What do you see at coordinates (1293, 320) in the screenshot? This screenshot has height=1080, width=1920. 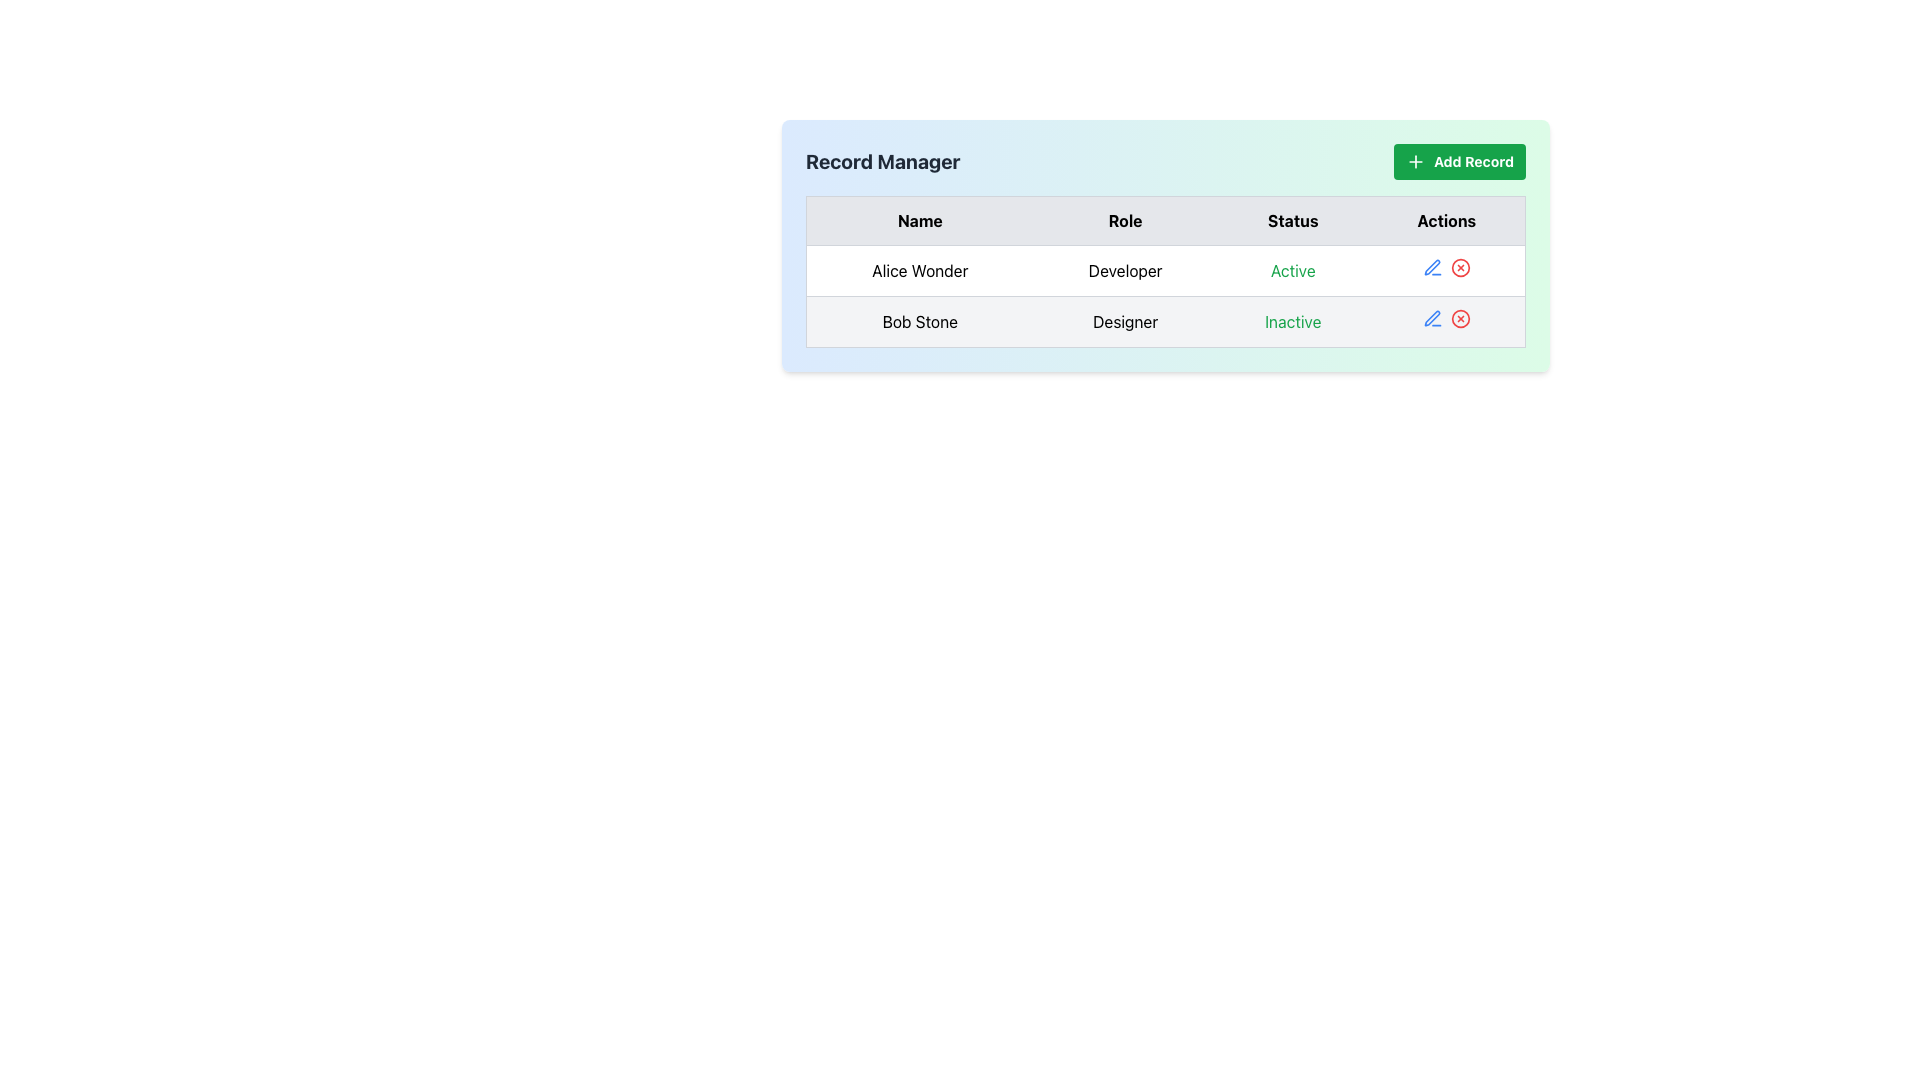 I see `the 'Status' text label indicating that user Bob Stone's account is currently inactive, located in the third column of the second row in the data table under the 'Record Manager' header` at bounding box center [1293, 320].